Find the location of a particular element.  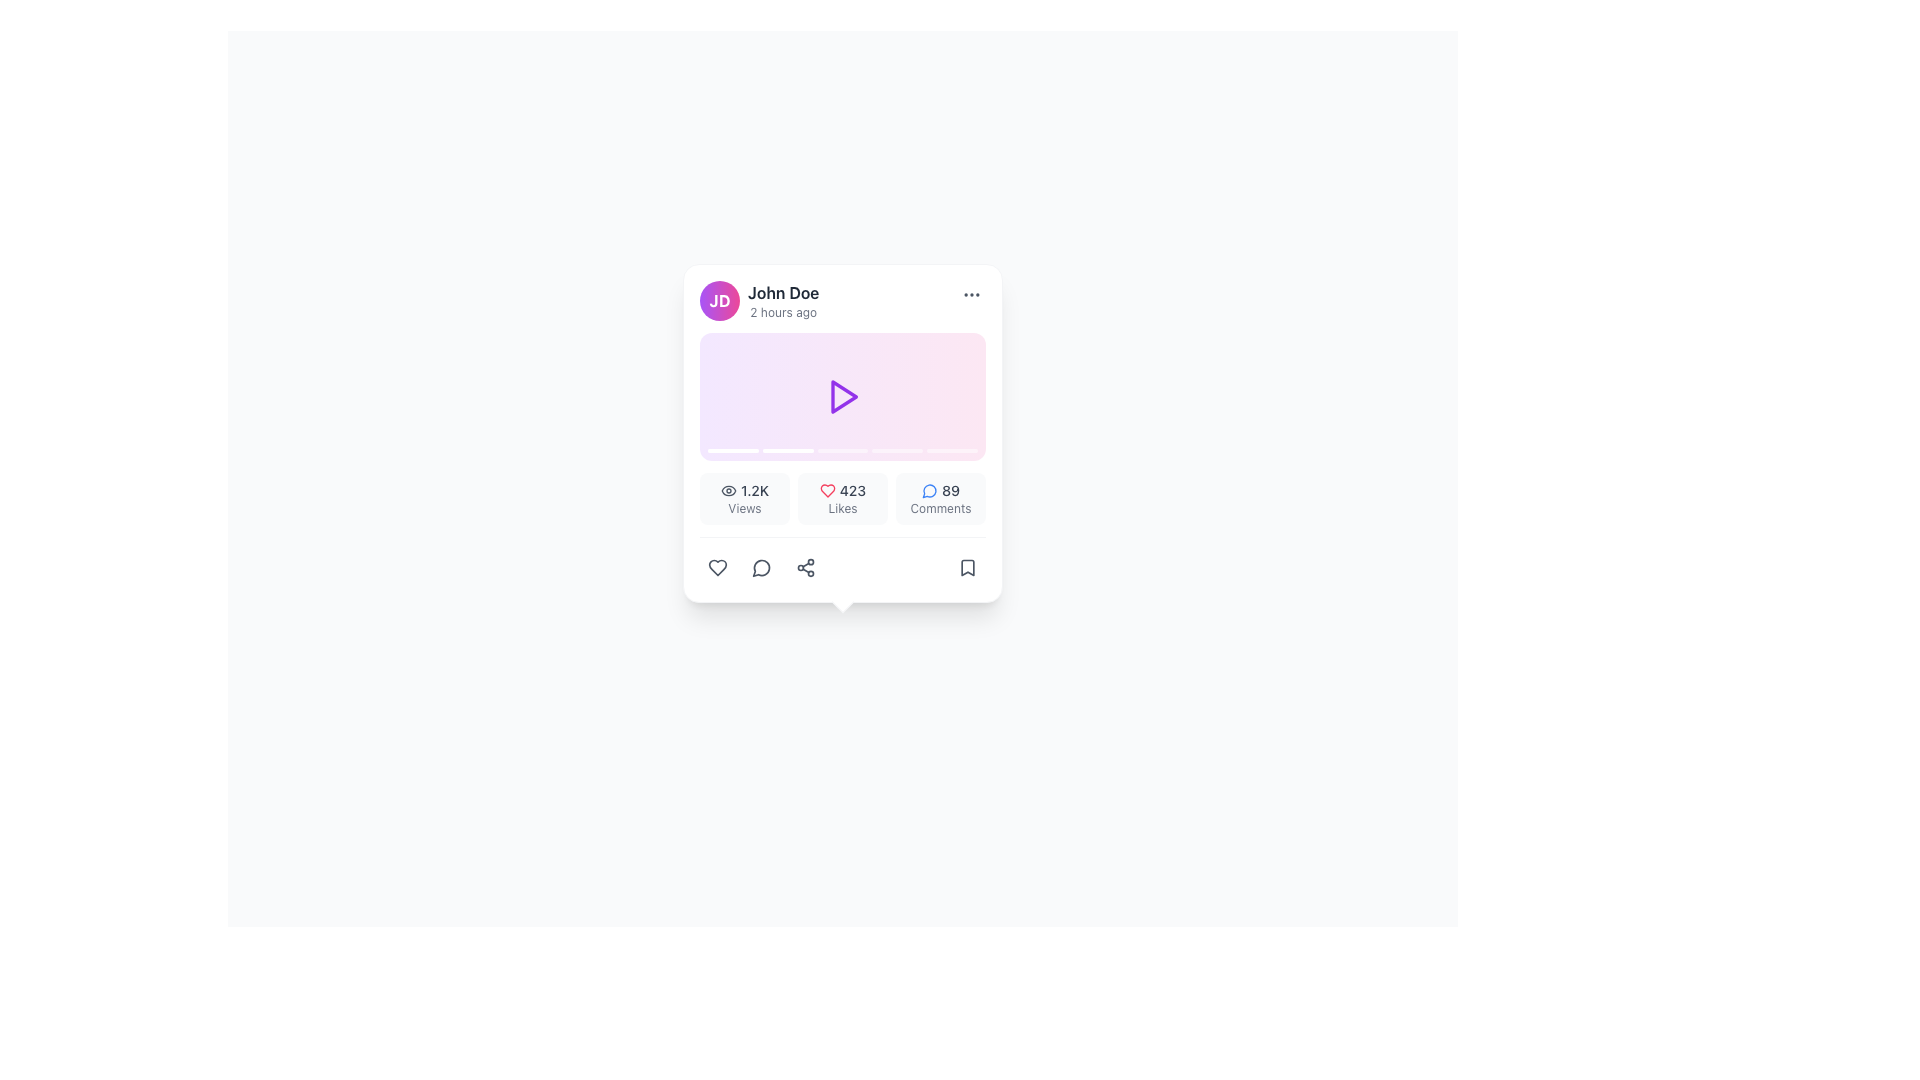

the likes count icon located in the second column of the statistics section at the bottom bar of the card, positioned between the views and comments sections is located at coordinates (718, 567).